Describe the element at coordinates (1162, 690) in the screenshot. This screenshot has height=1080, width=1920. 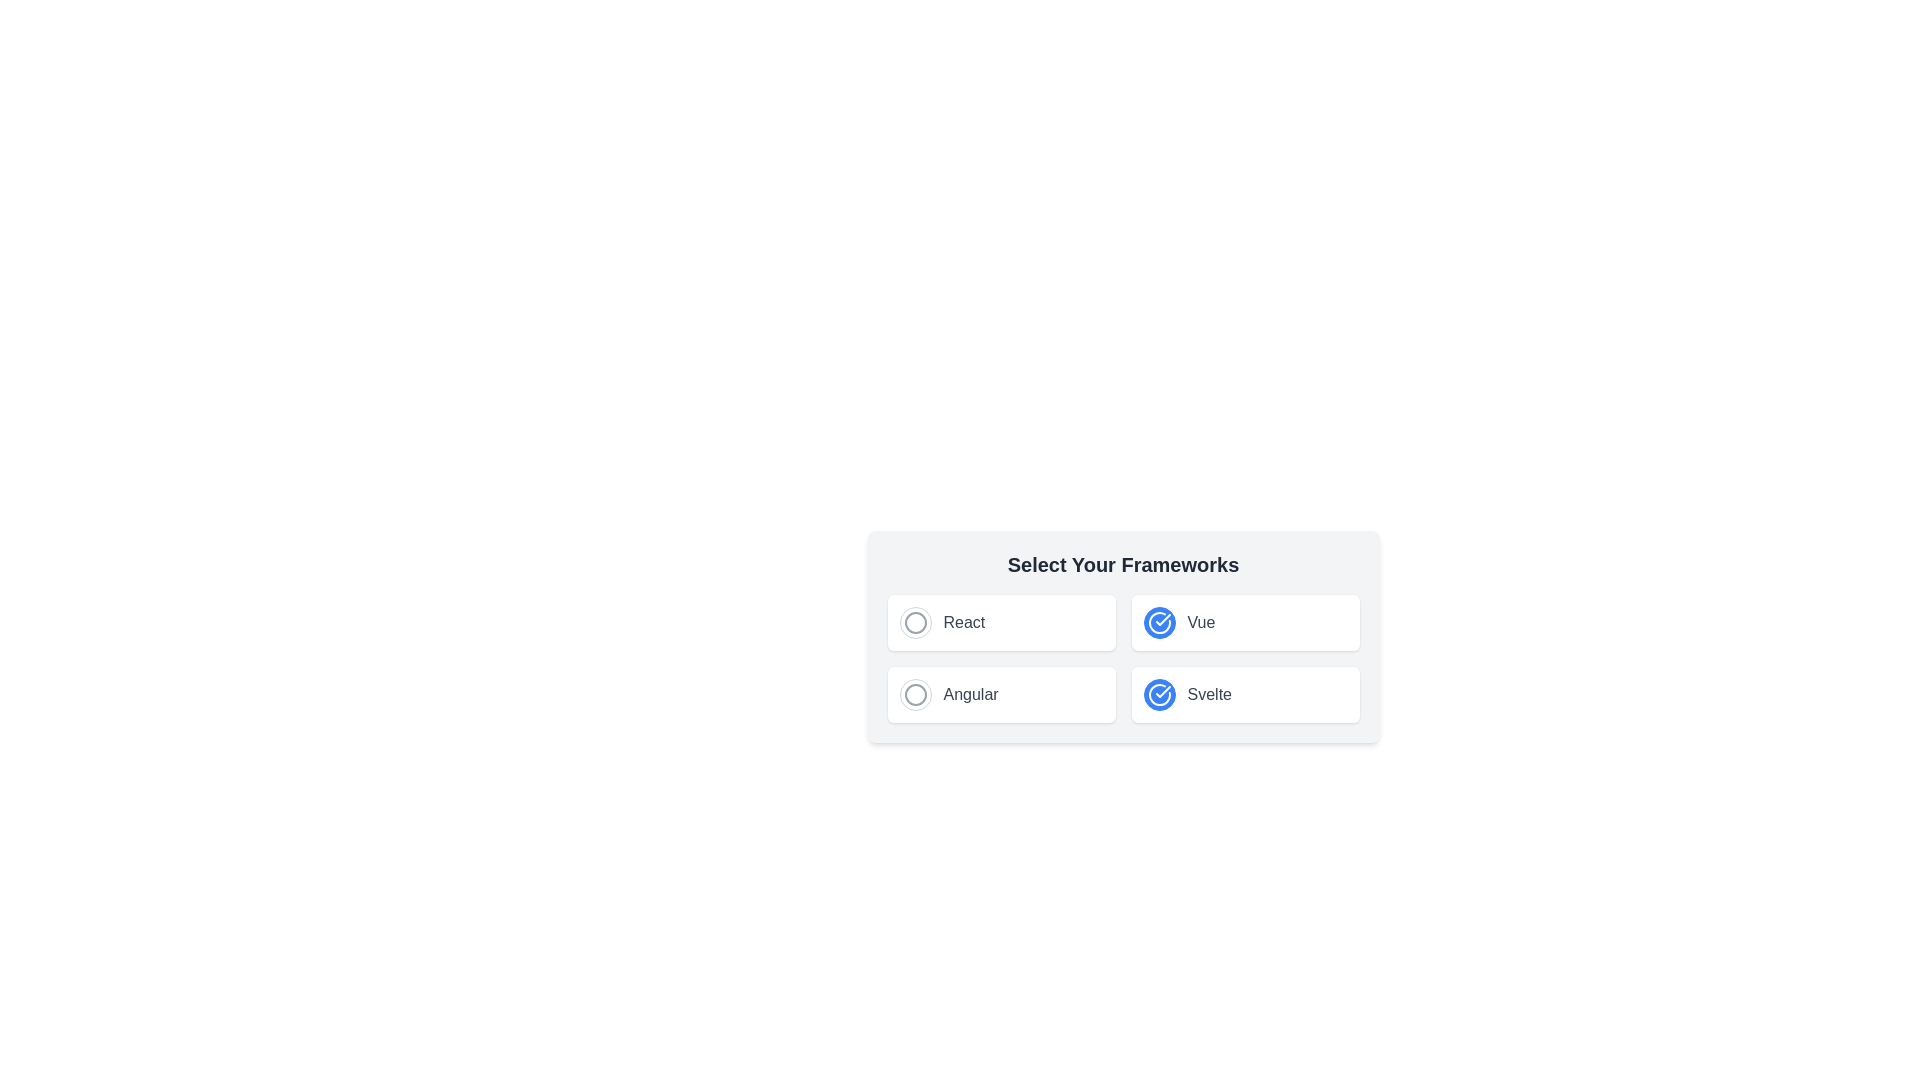
I see `the checkmark icon within a circular icon indicating a selected option in the 'Select Your Frameworks' interface, located at the bottom right of the 'Vue' button` at that location.